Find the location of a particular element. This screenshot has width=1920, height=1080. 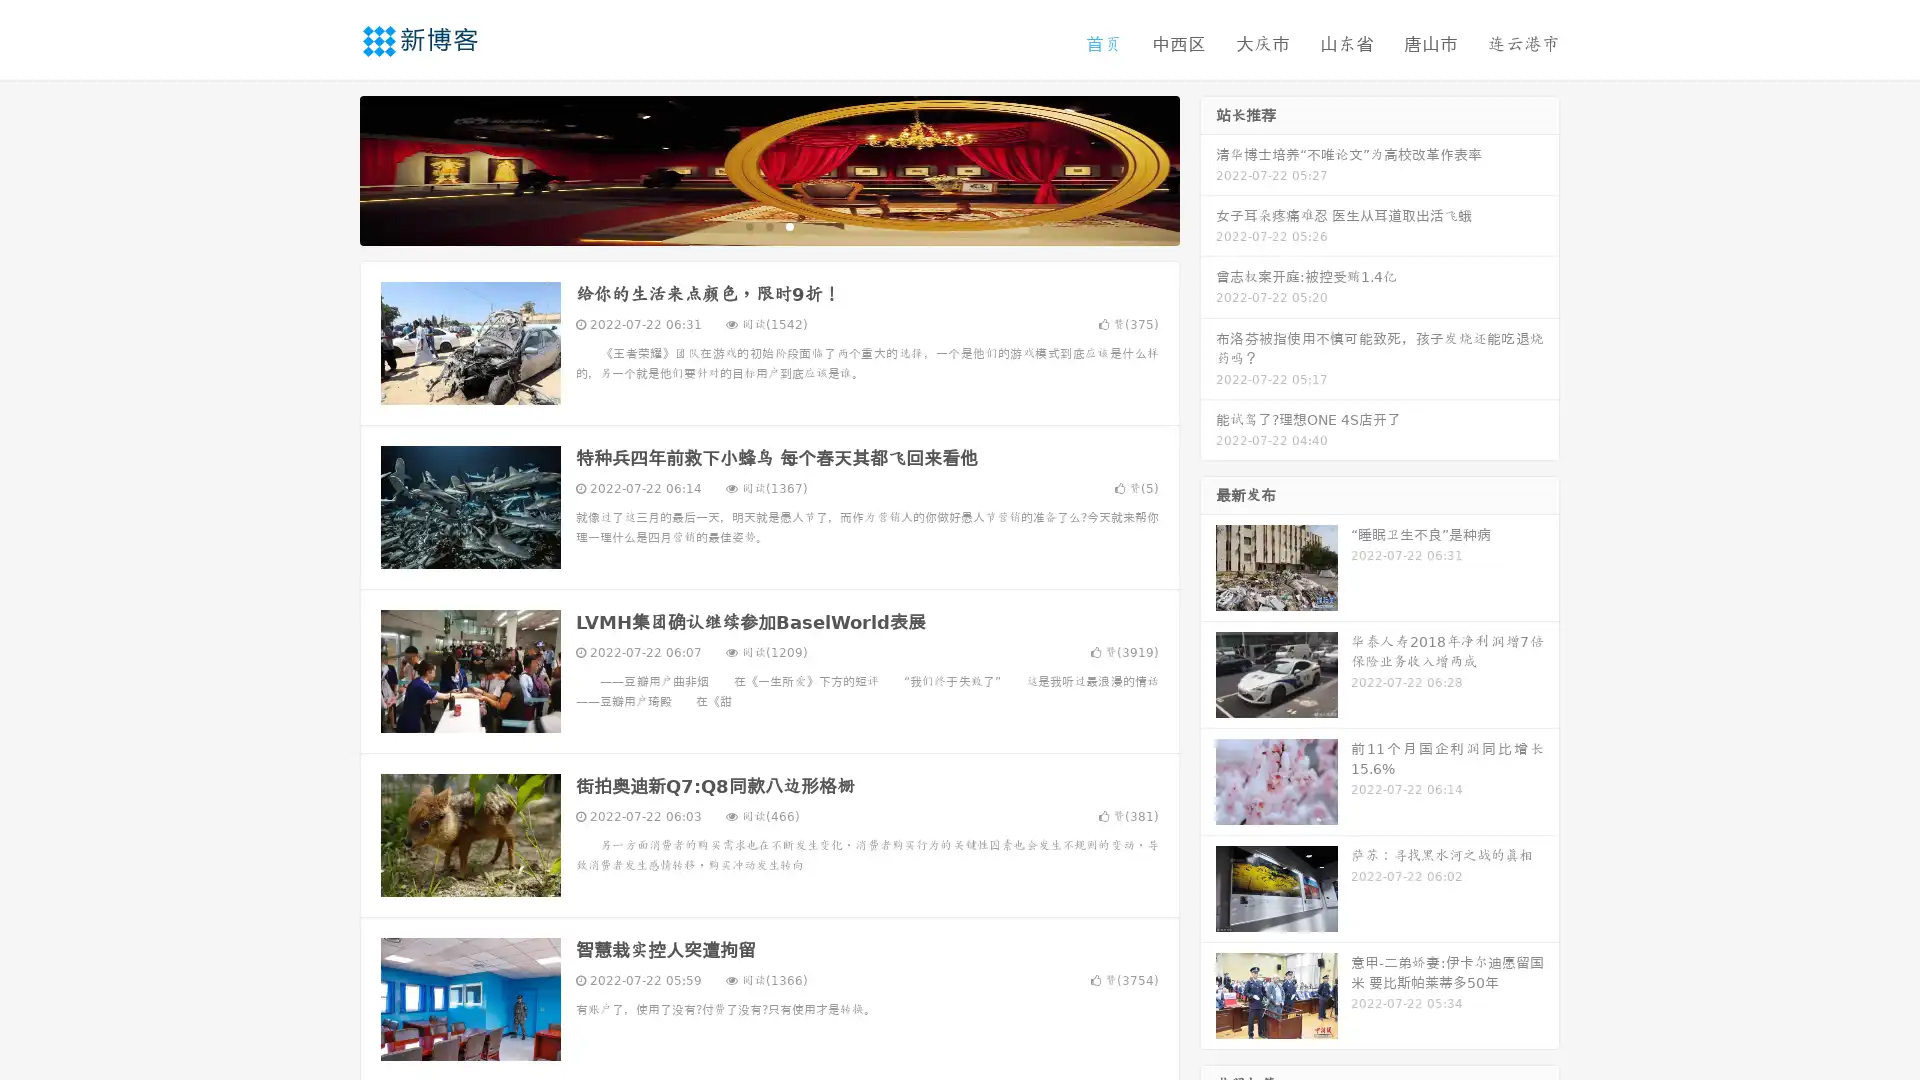

Next slide is located at coordinates (1208, 168).